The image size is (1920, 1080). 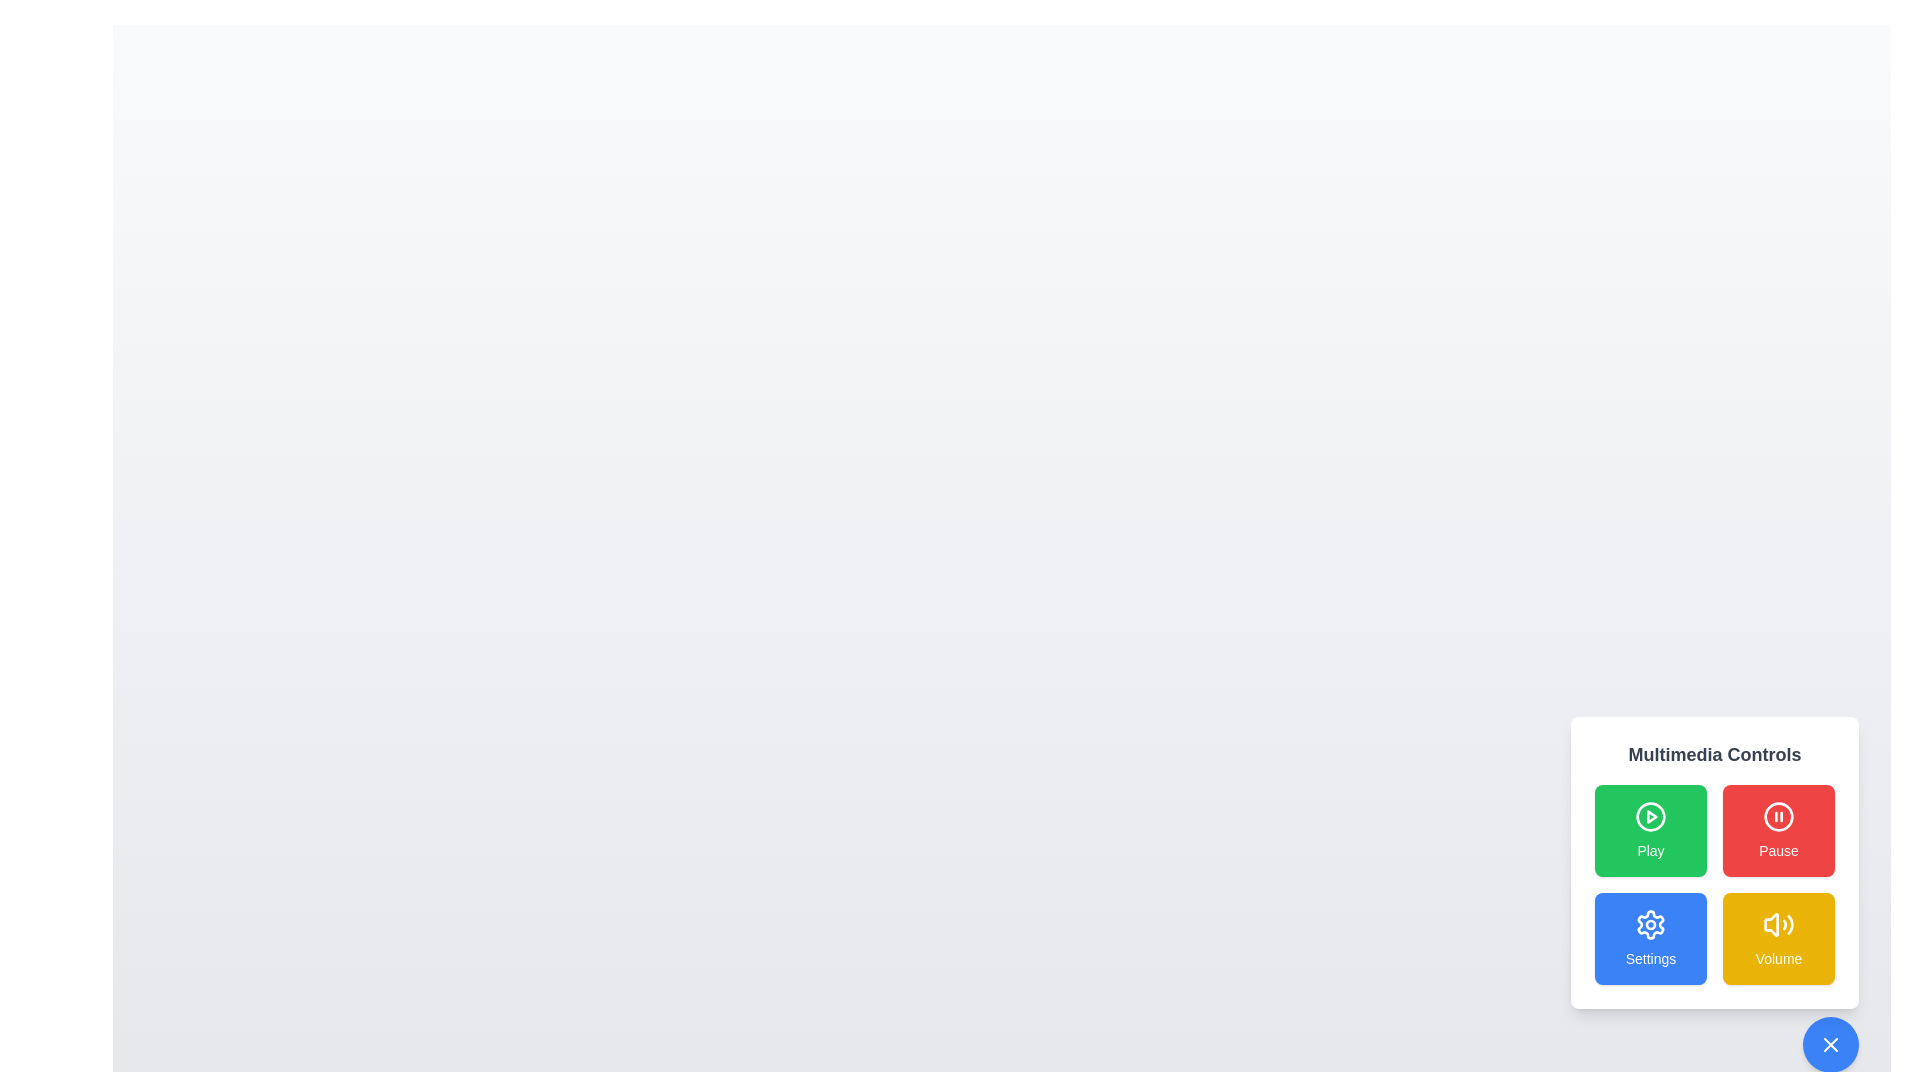 I want to click on the 'Pause' icon located at the top-right side of the multimedia controls panel, which visually signifies the 'Pause' functionality, so click(x=1779, y=817).